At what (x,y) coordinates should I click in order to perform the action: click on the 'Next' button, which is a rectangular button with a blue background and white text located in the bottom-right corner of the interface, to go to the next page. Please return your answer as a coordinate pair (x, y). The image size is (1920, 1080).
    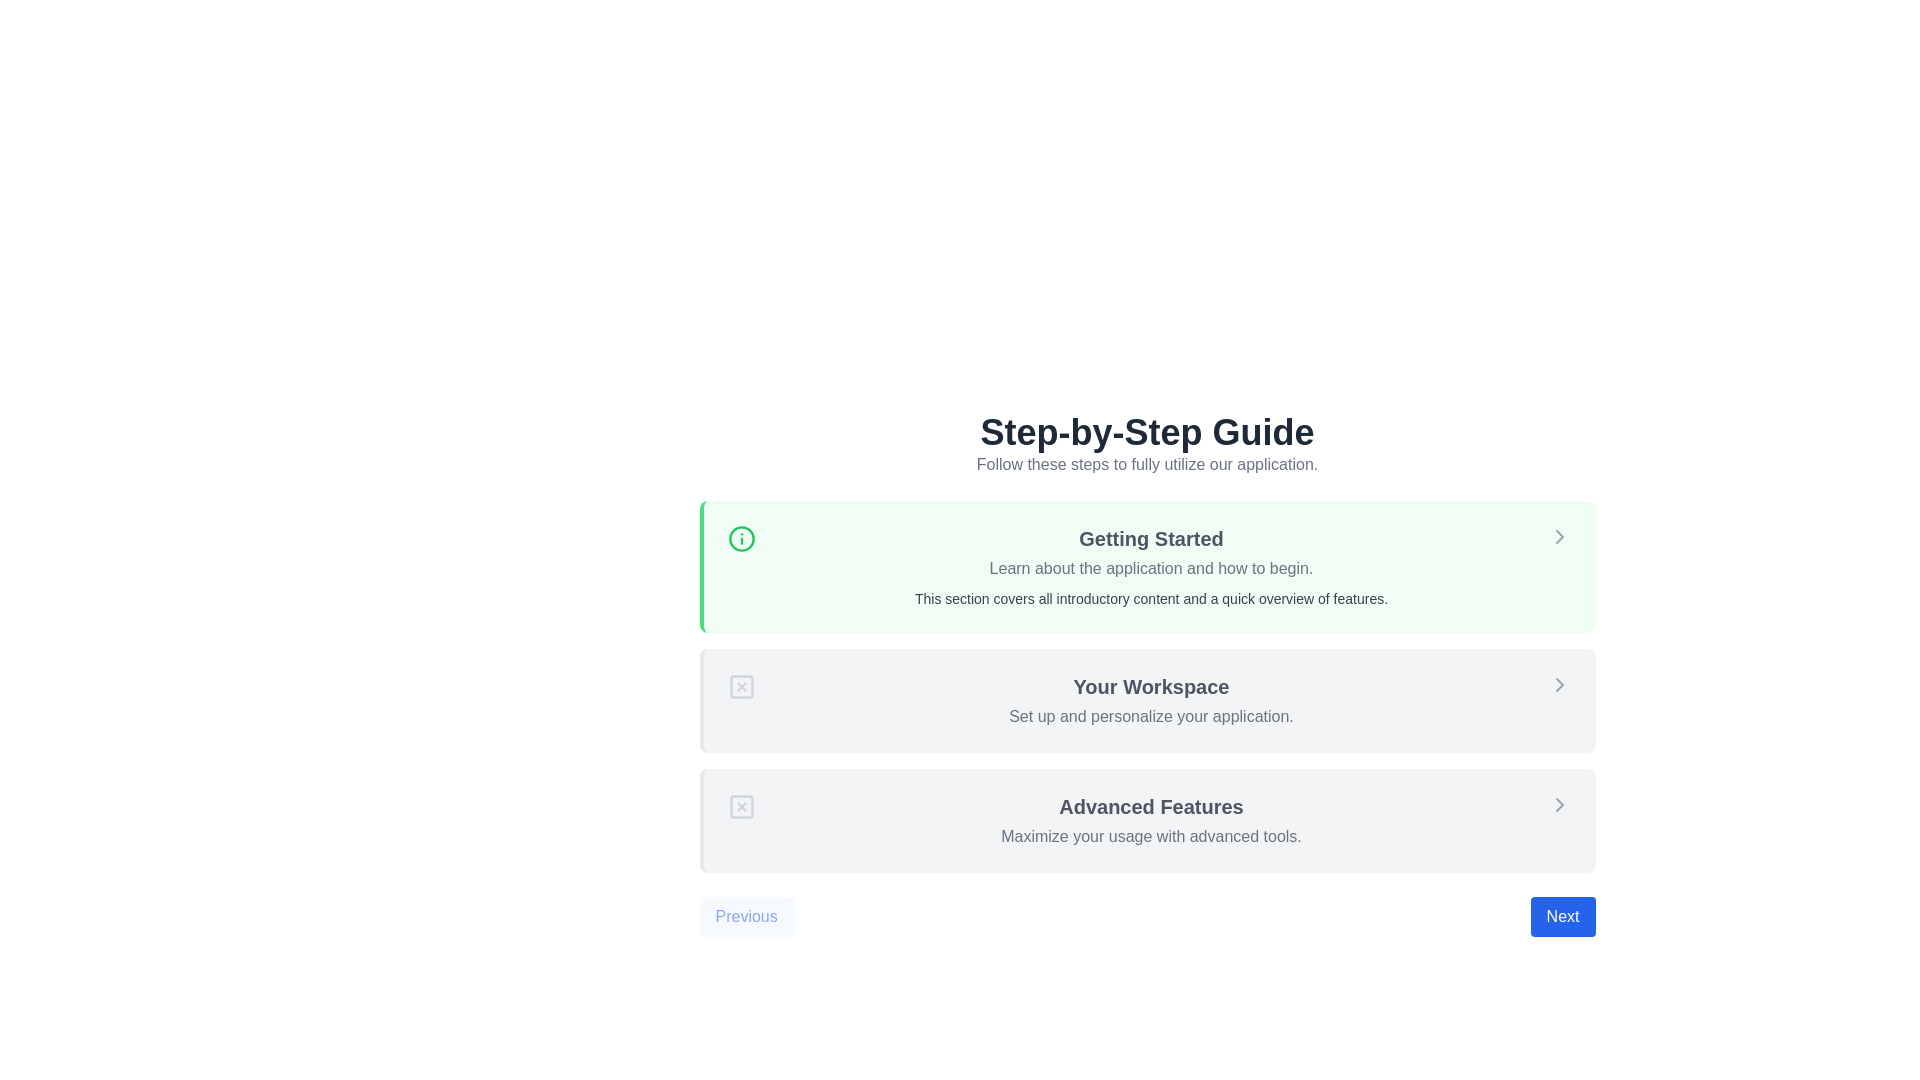
    Looking at the image, I should click on (1562, 917).